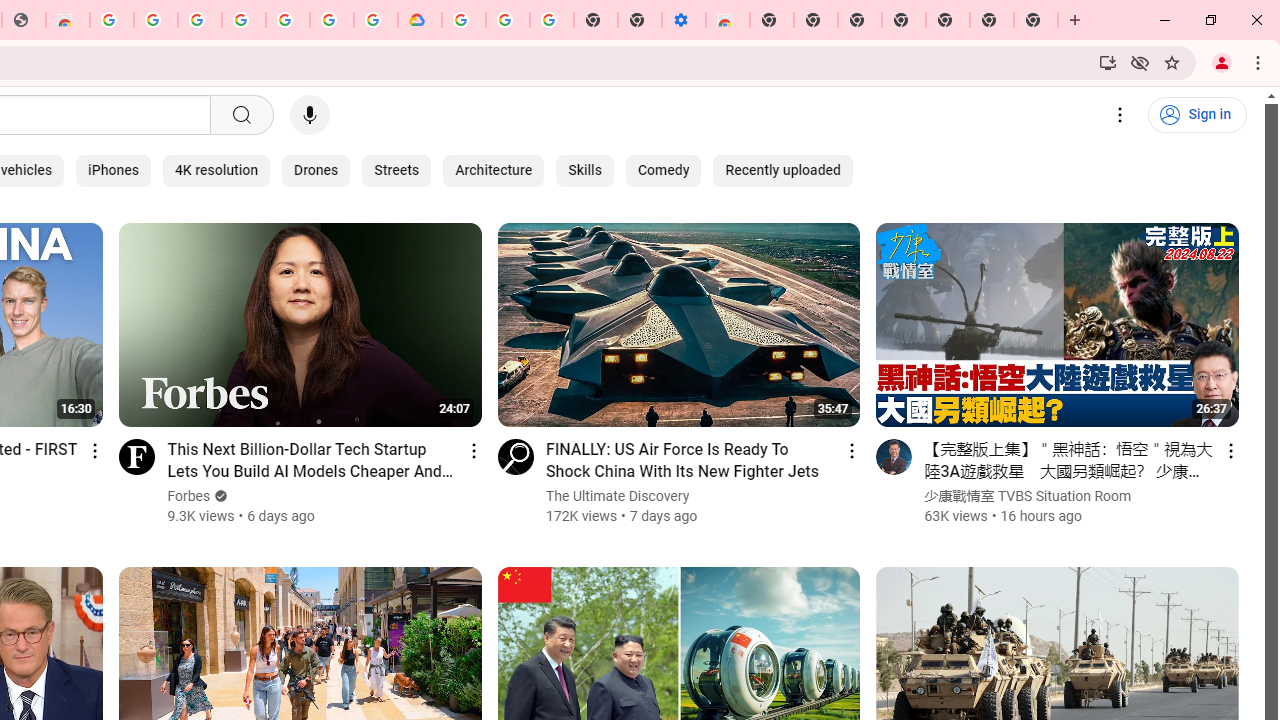  I want to click on 'iPhones', so click(112, 170).